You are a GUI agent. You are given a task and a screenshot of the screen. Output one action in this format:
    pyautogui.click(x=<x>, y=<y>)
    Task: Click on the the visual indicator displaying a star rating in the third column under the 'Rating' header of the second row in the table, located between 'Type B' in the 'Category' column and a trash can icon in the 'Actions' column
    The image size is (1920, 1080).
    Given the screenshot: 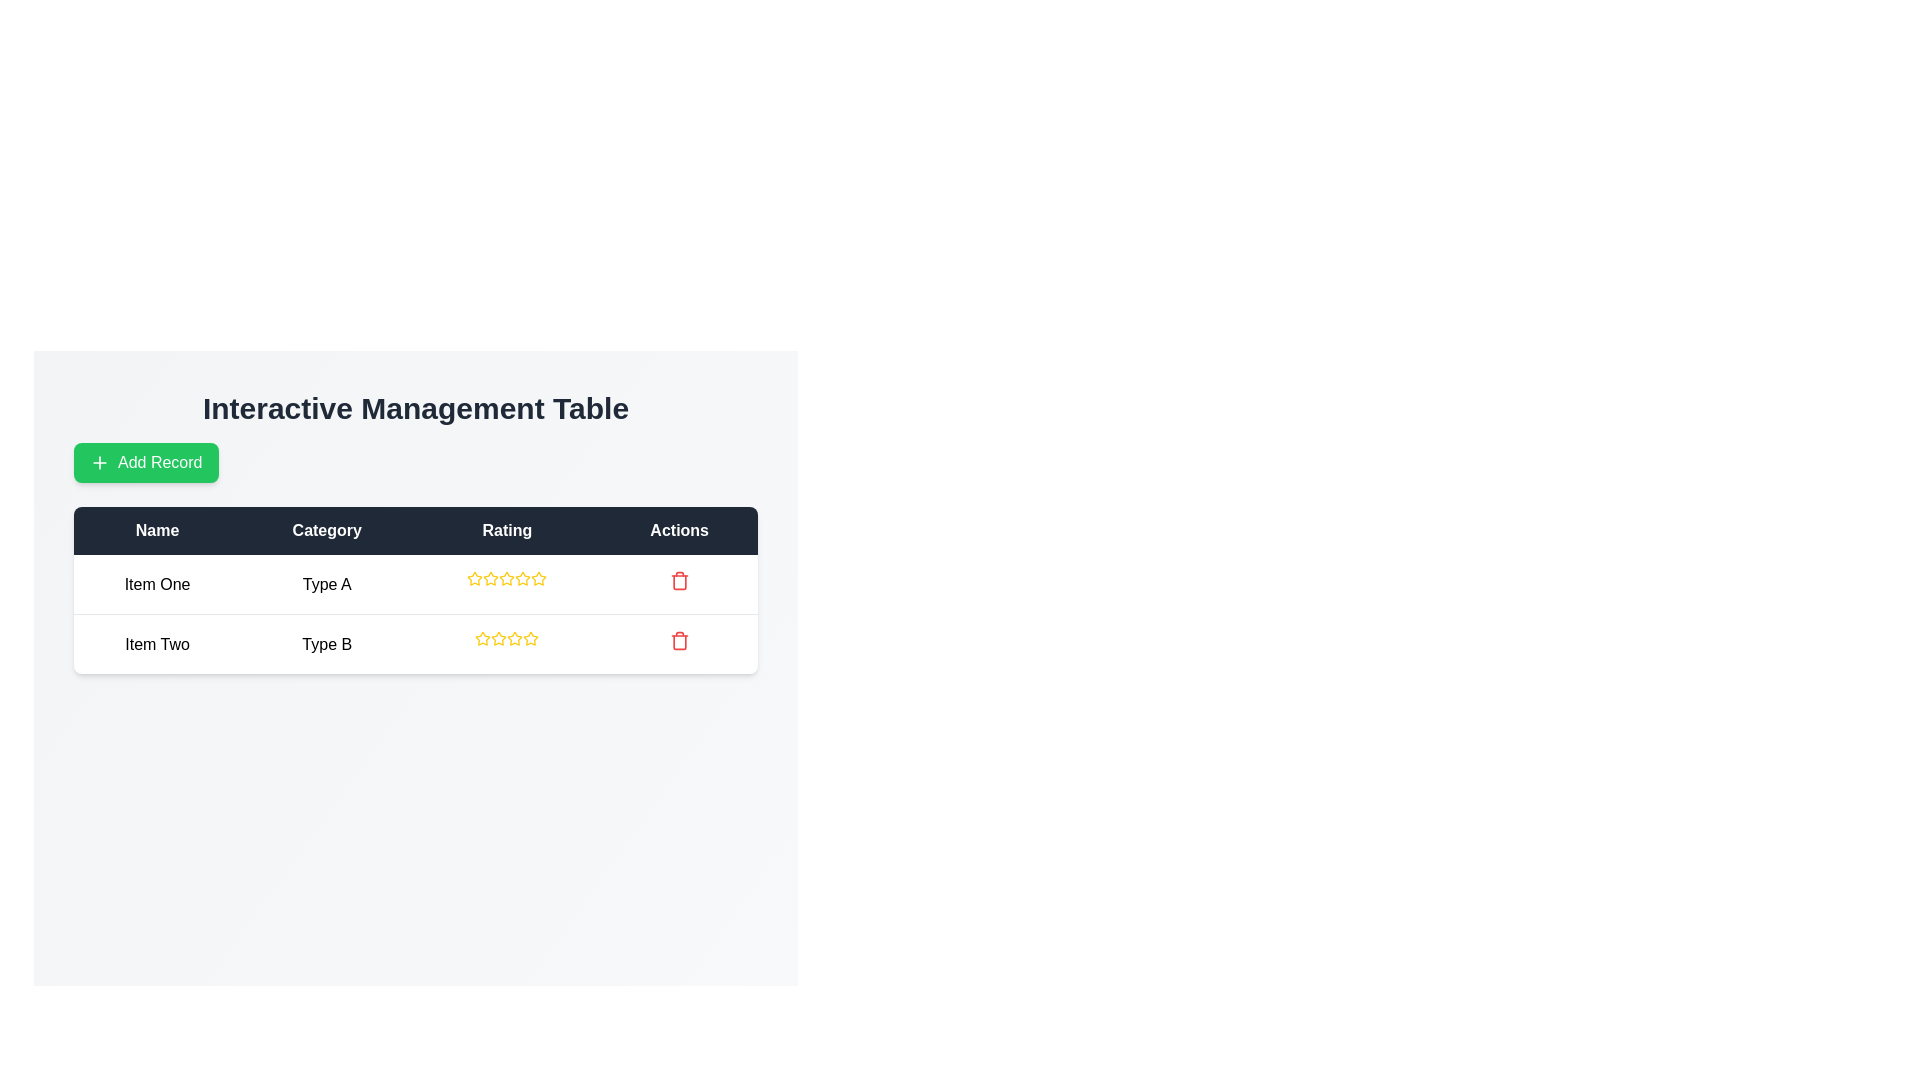 What is the action you would take?
    pyautogui.click(x=507, y=639)
    